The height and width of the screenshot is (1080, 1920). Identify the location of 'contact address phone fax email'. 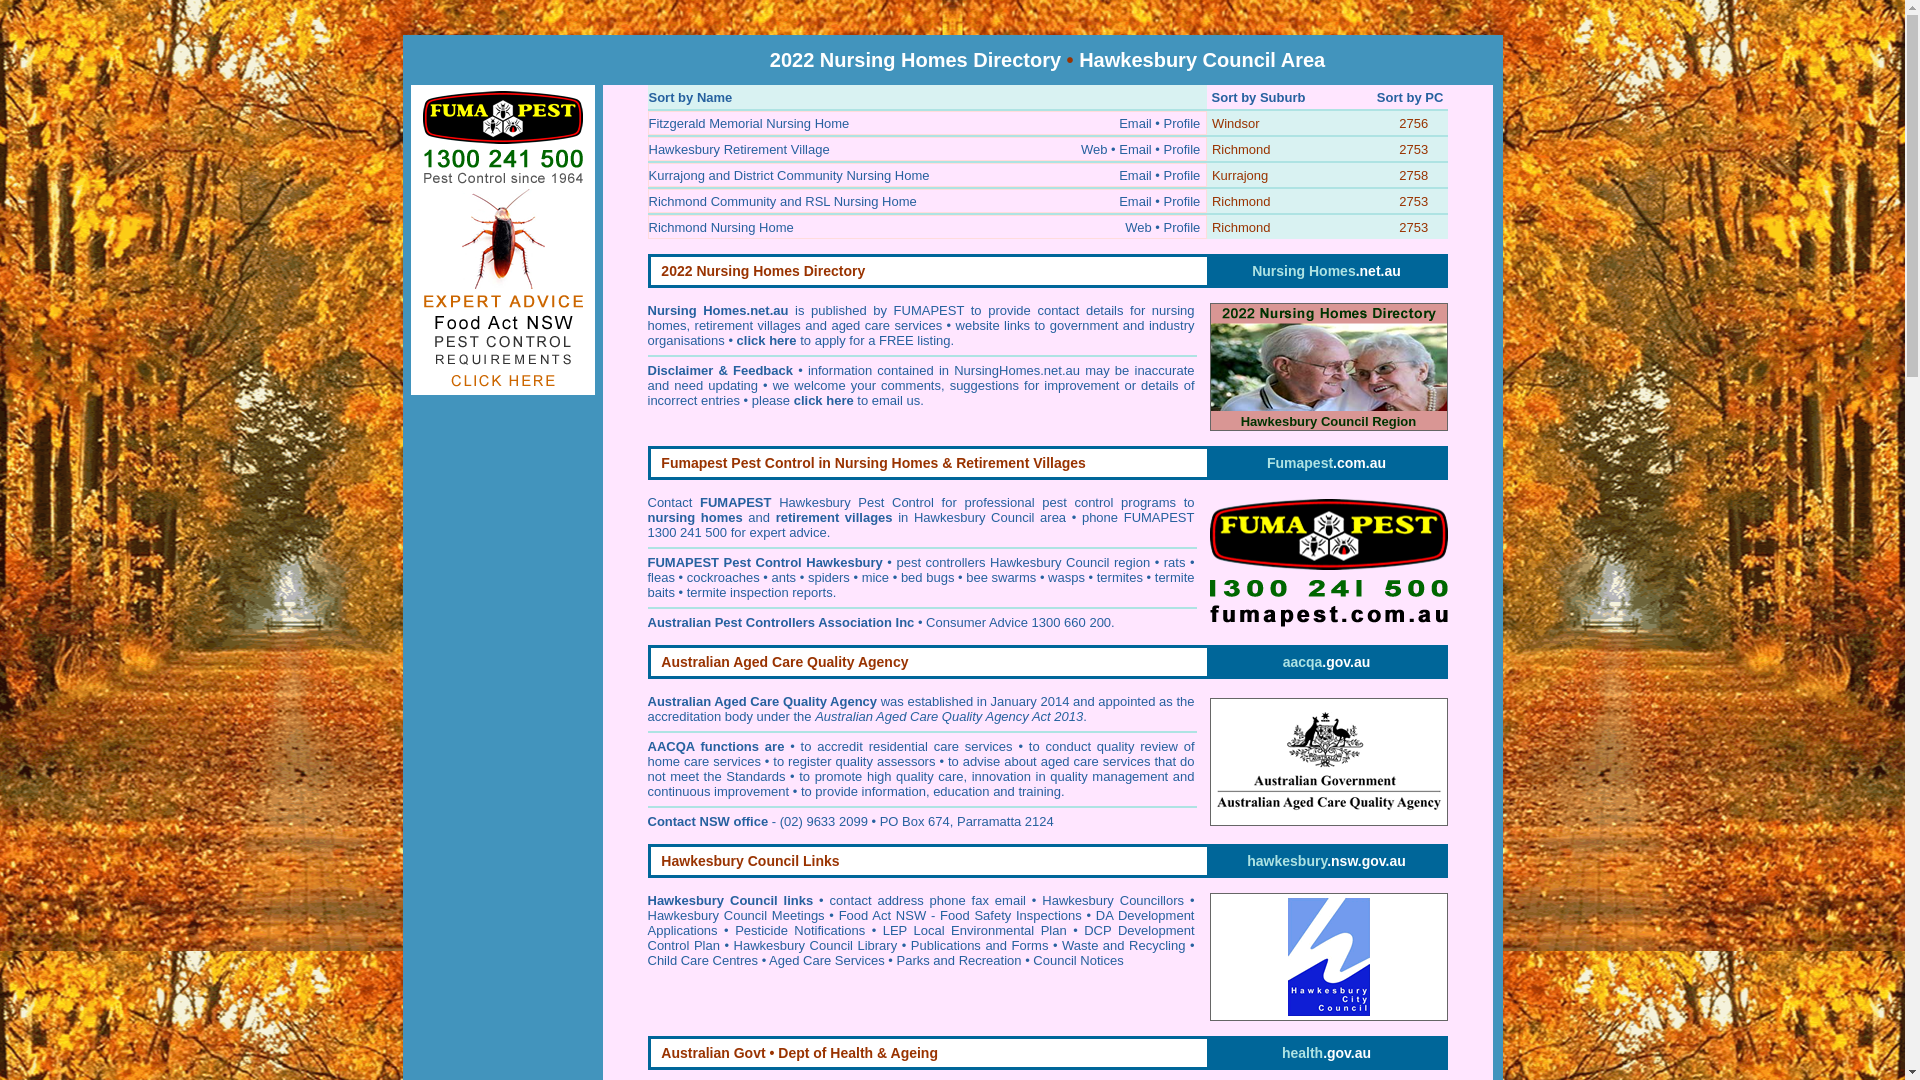
(926, 900).